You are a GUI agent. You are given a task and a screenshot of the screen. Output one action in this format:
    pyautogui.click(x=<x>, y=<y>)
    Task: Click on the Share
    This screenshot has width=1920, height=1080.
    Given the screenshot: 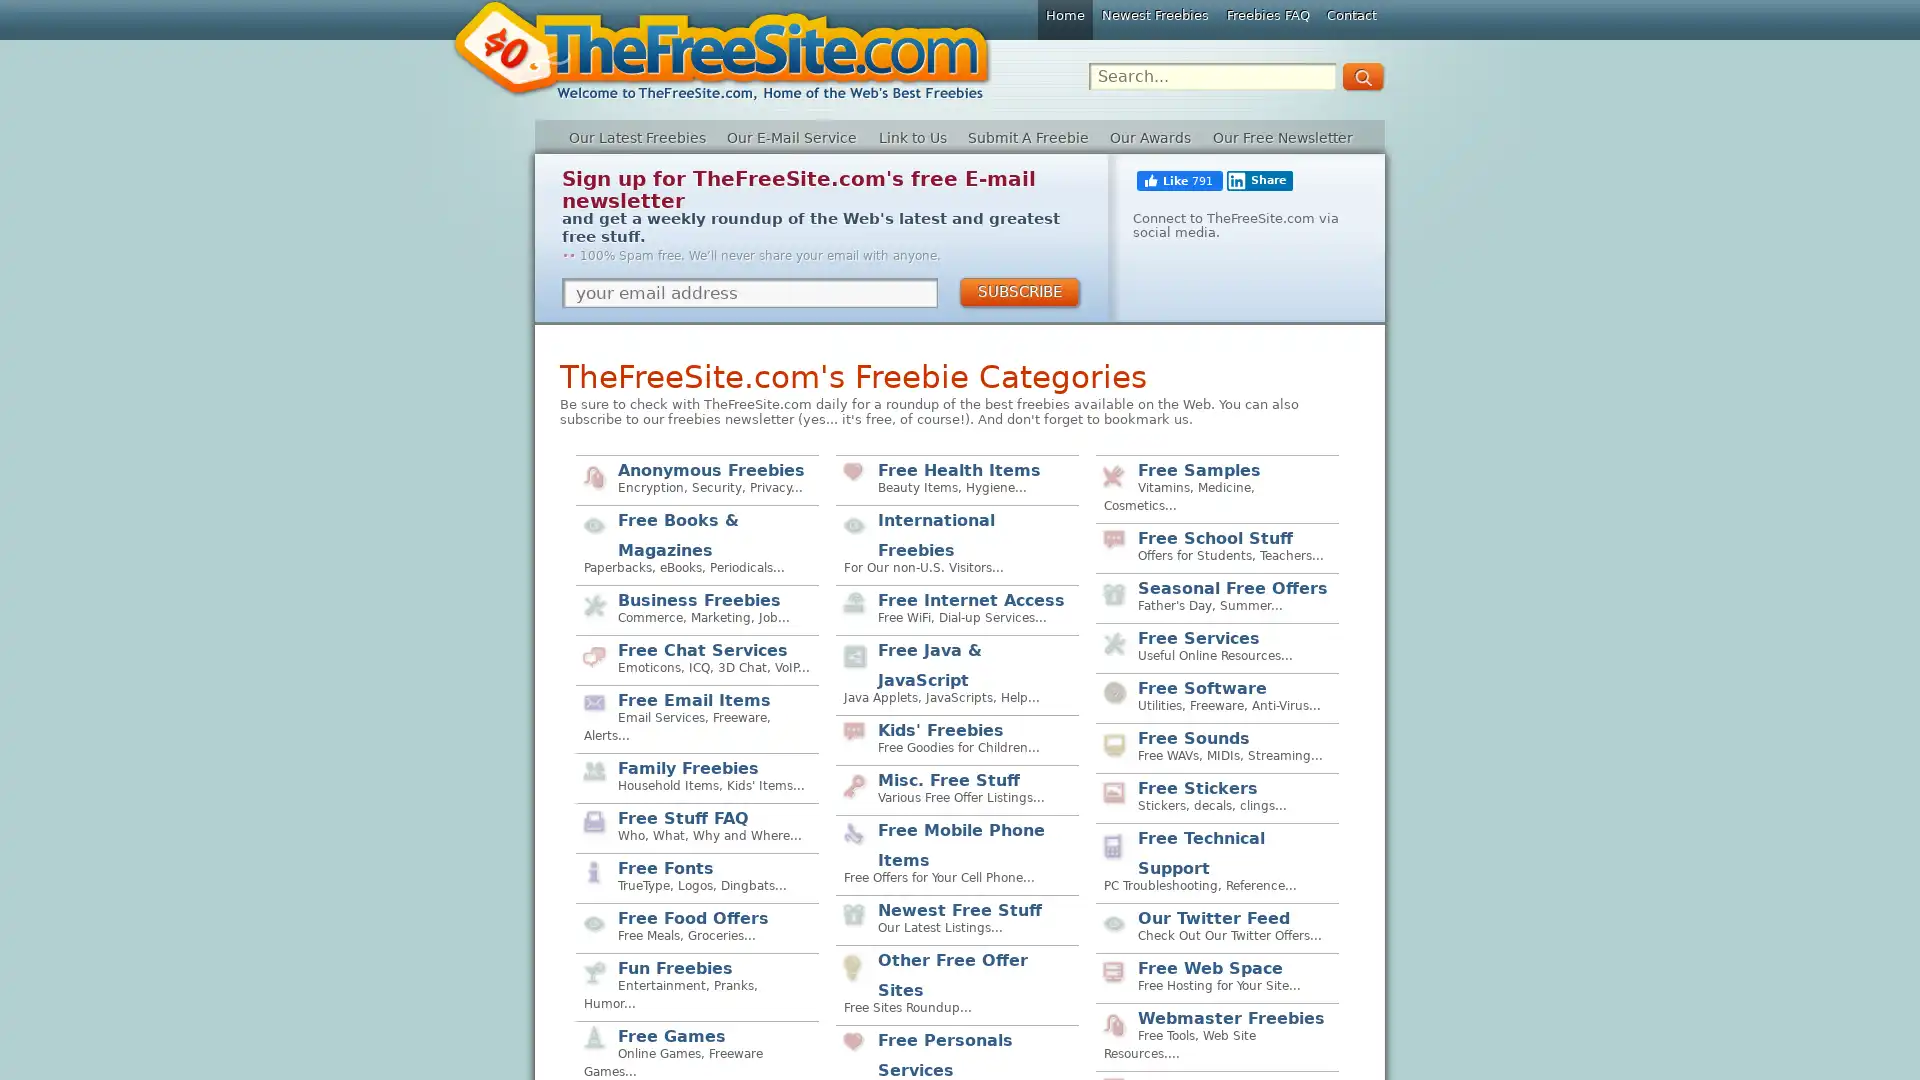 What is the action you would take?
    pyautogui.click(x=1334, y=181)
    